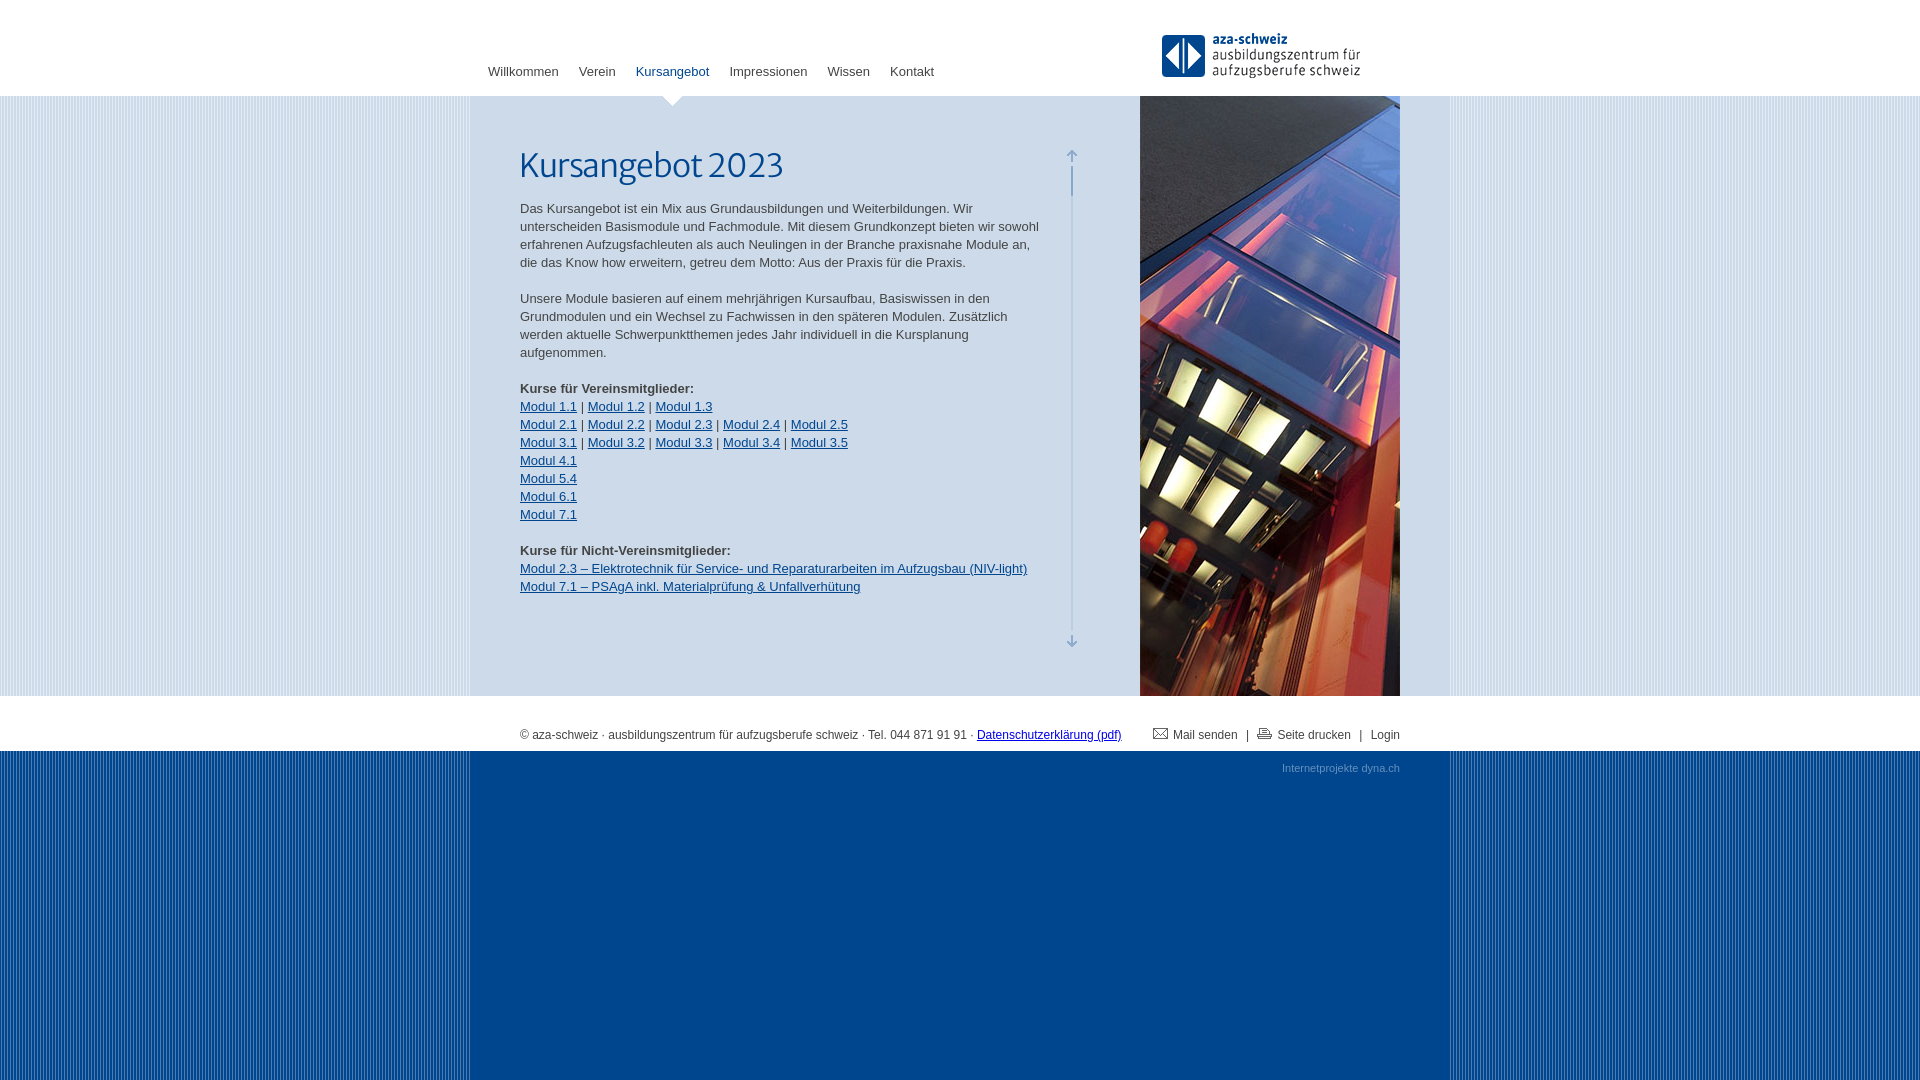  What do you see at coordinates (615, 441) in the screenshot?
I see `'Modul 3.2'` at bounding box center [615, 441].